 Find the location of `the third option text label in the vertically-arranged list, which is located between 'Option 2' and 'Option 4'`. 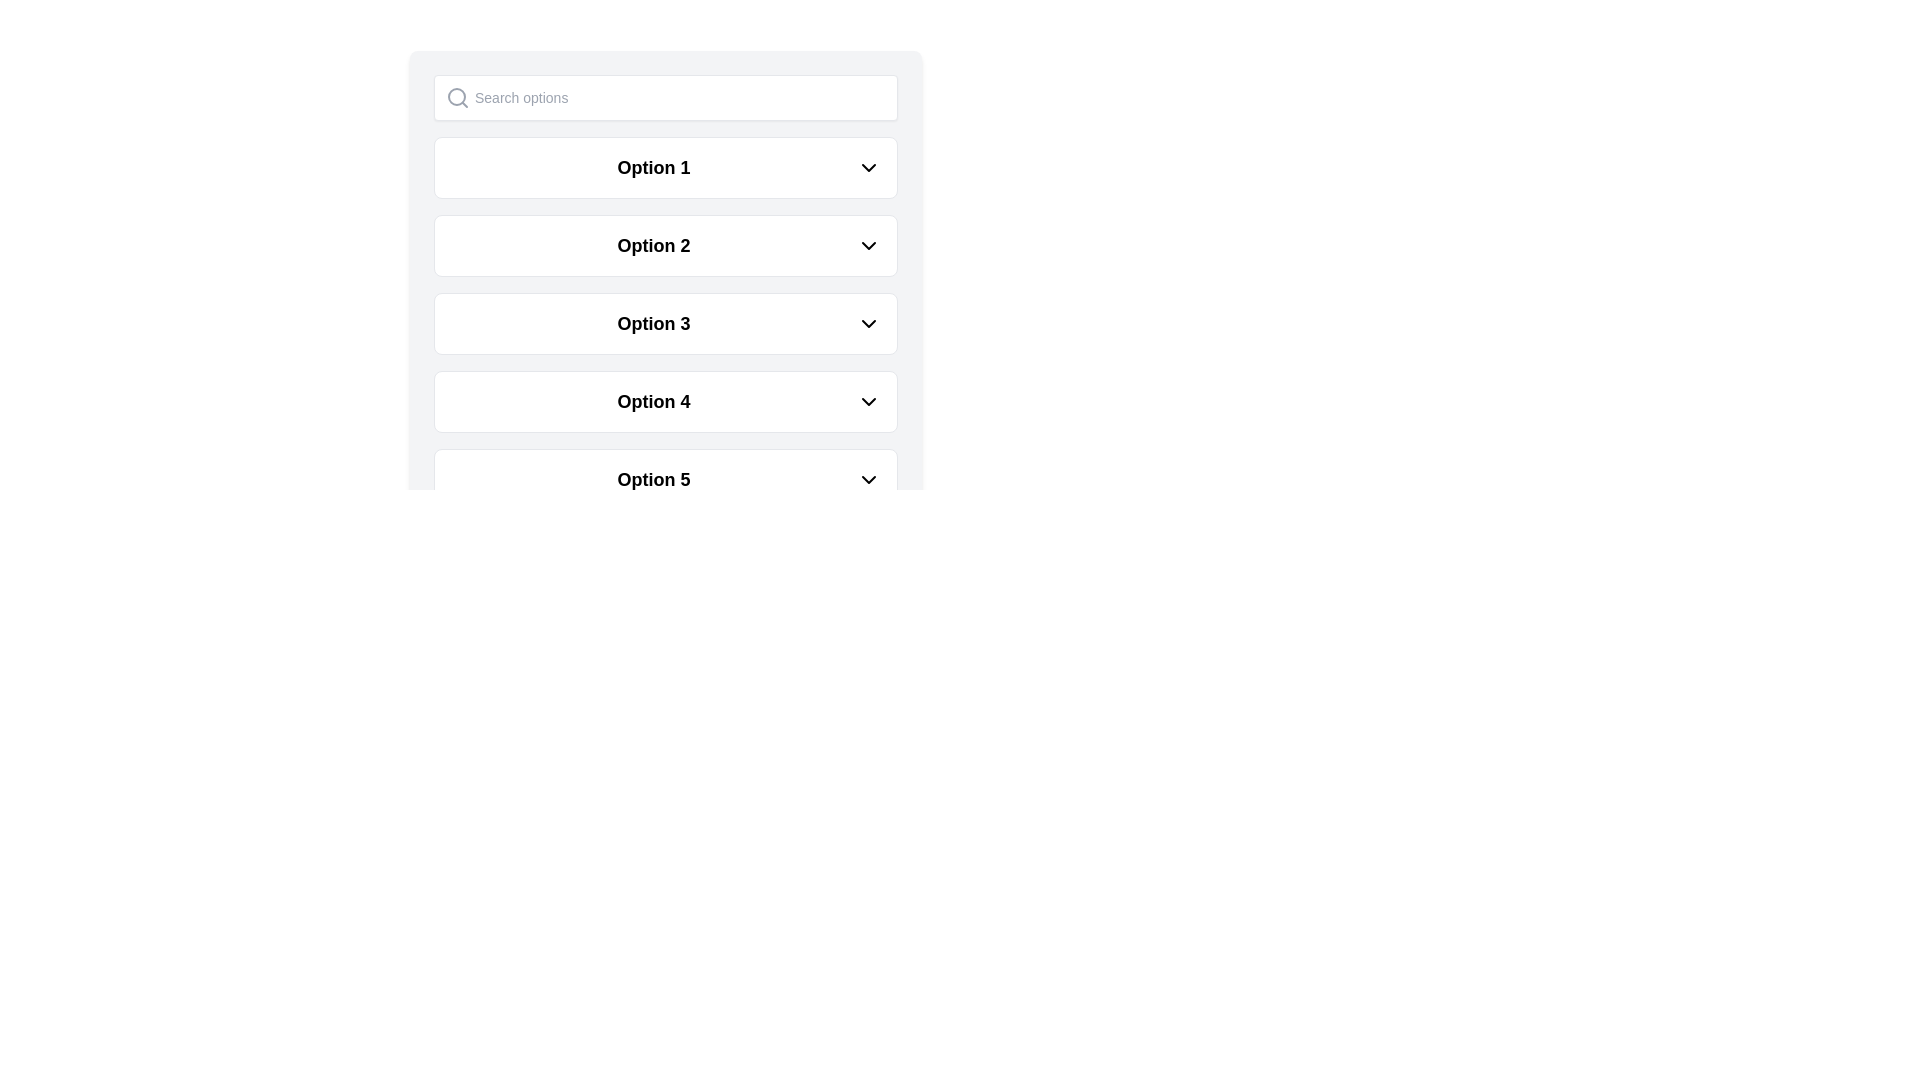

the third option text label in the vertically-arranged list, which is located between 'Option 2' and 'Option 4' is located at coordinates (653, 323).